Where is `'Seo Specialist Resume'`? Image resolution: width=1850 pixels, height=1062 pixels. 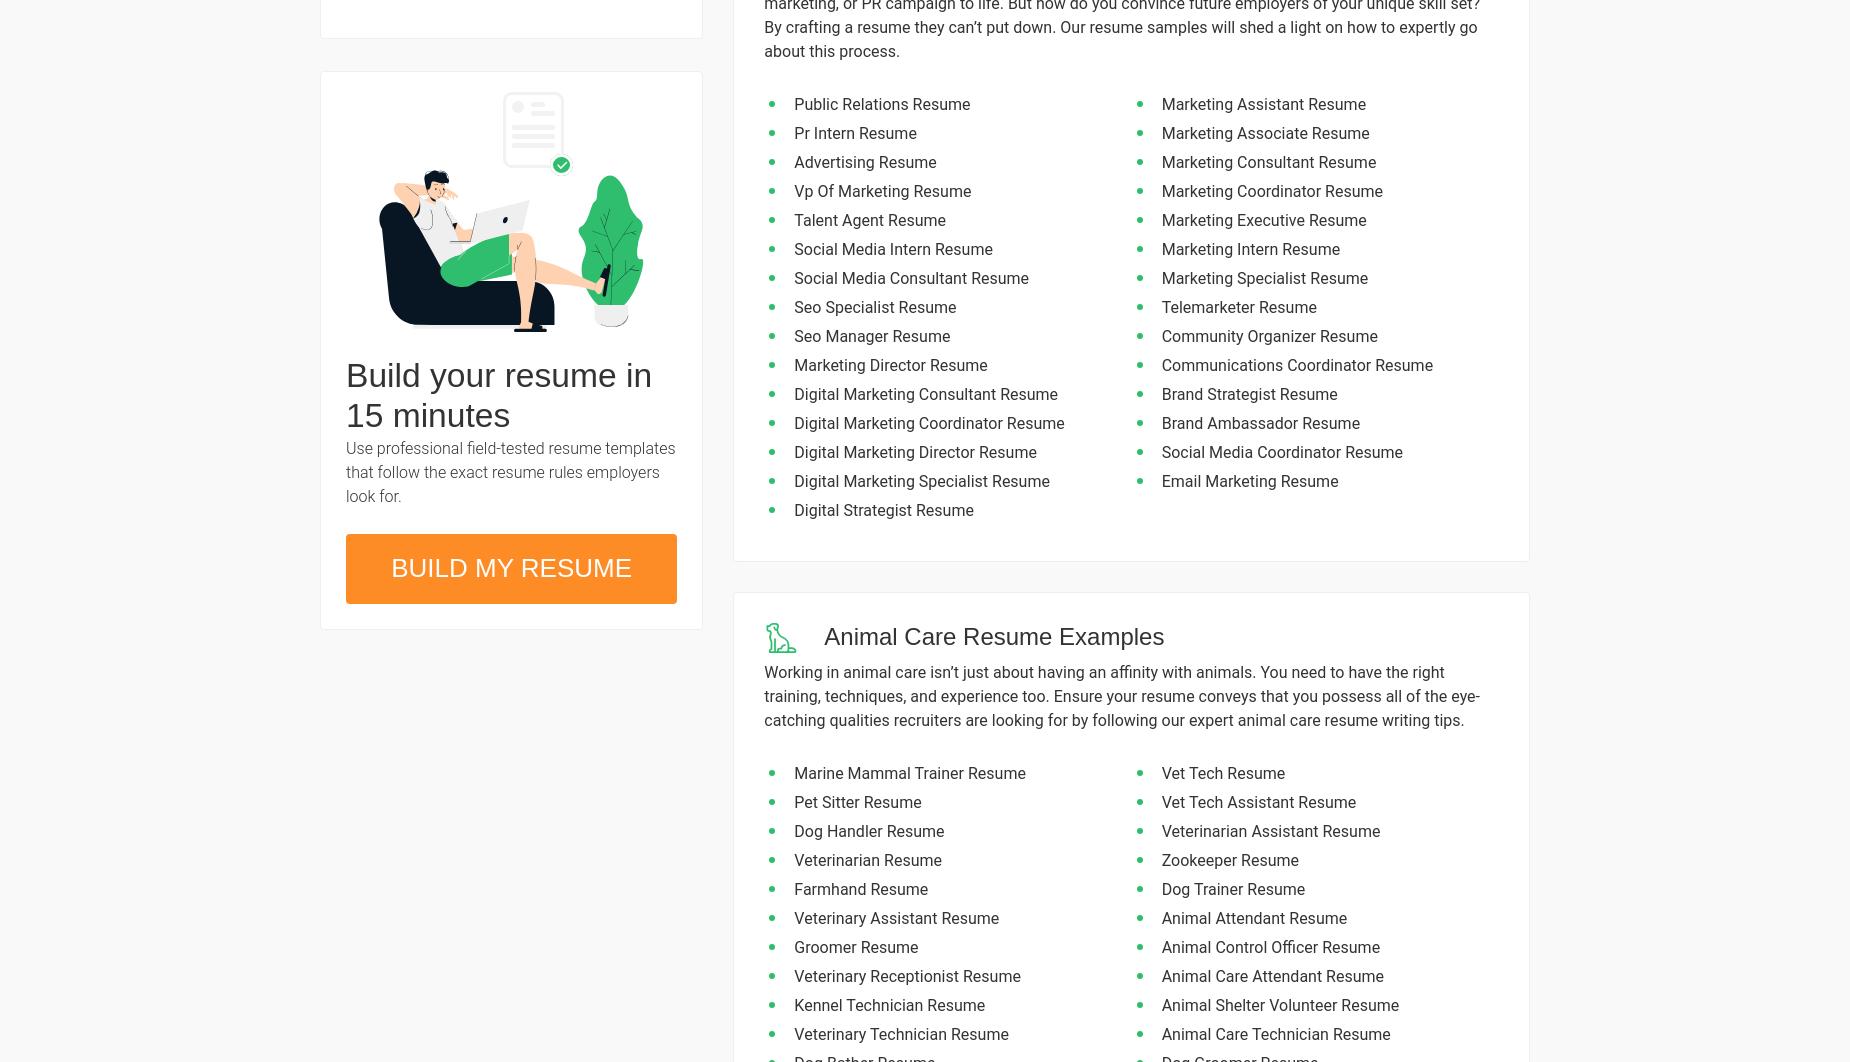 'Seo Specialist Resume' is located at coordinates (875, 306).